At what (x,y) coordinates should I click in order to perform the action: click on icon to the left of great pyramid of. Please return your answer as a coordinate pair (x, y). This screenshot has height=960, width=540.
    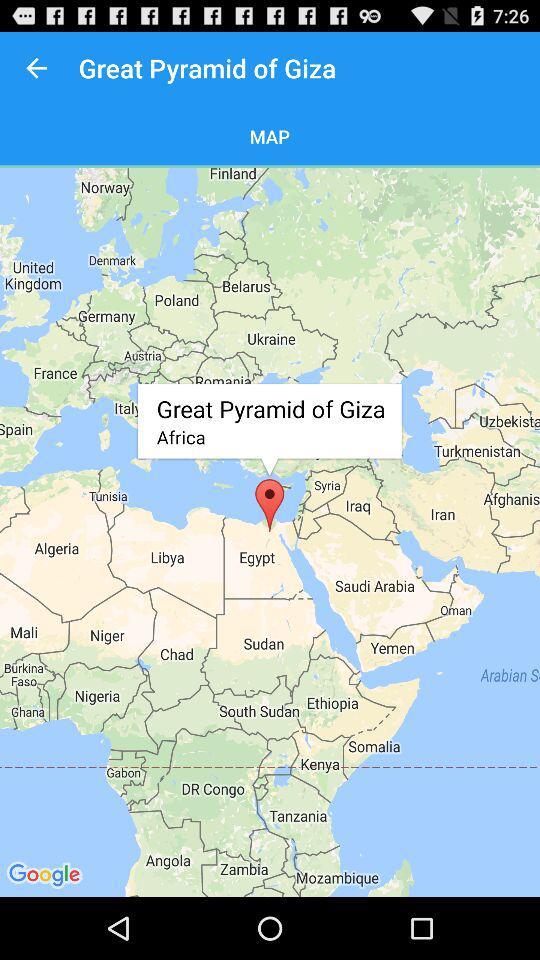
    Looking at the image, I should click on (36, 68).